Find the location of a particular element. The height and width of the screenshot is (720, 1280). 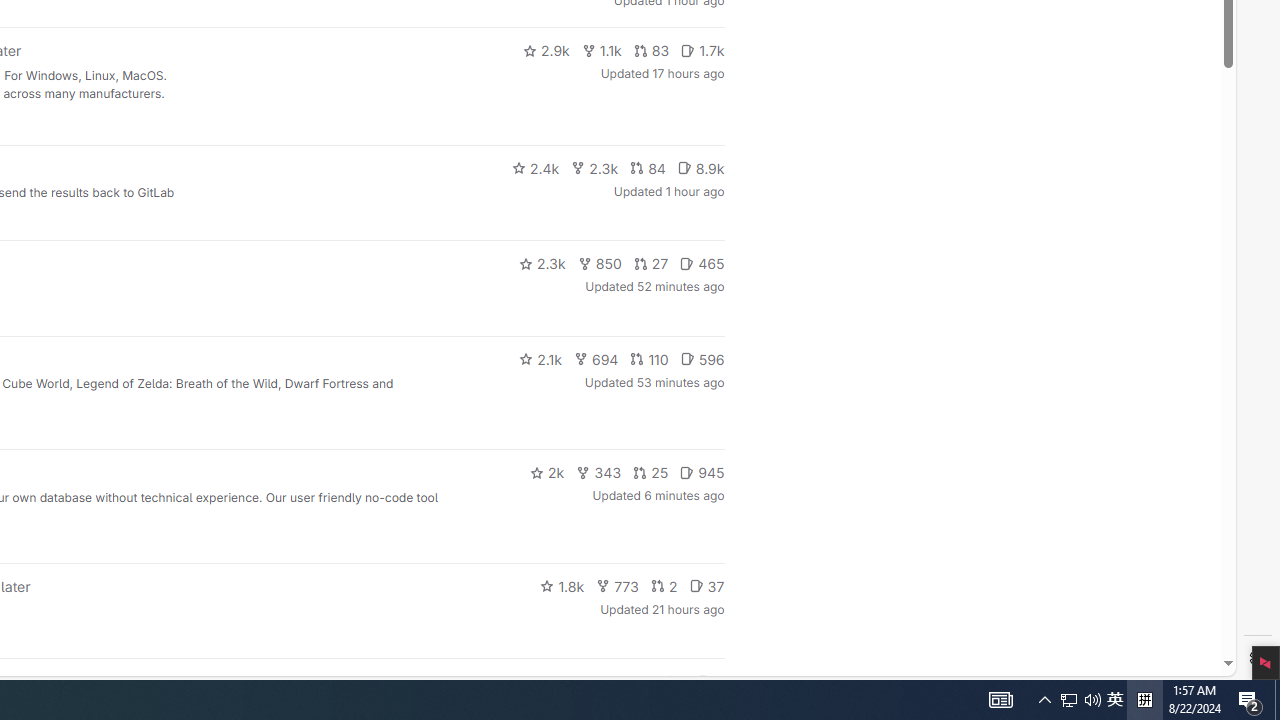

'945' is located at coordinates (702, 473).